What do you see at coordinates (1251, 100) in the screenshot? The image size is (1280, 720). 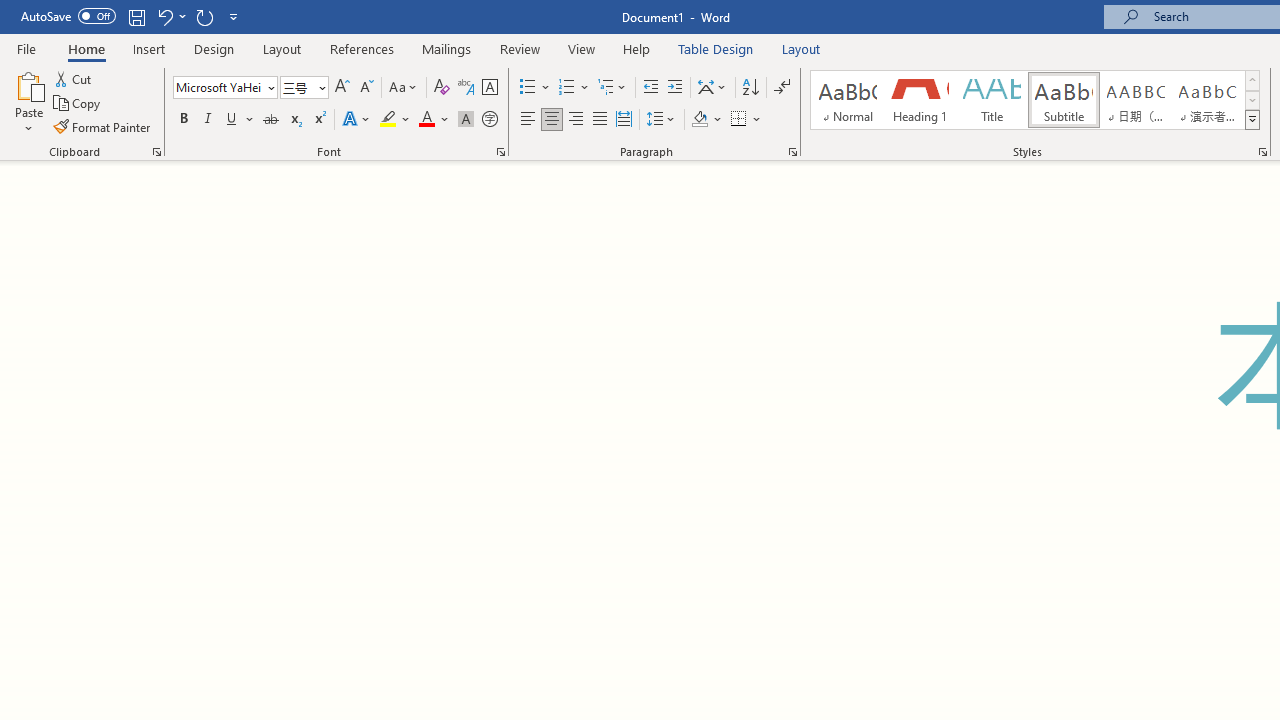 I see `'Row Down'` at bounding box center [1251, 100].